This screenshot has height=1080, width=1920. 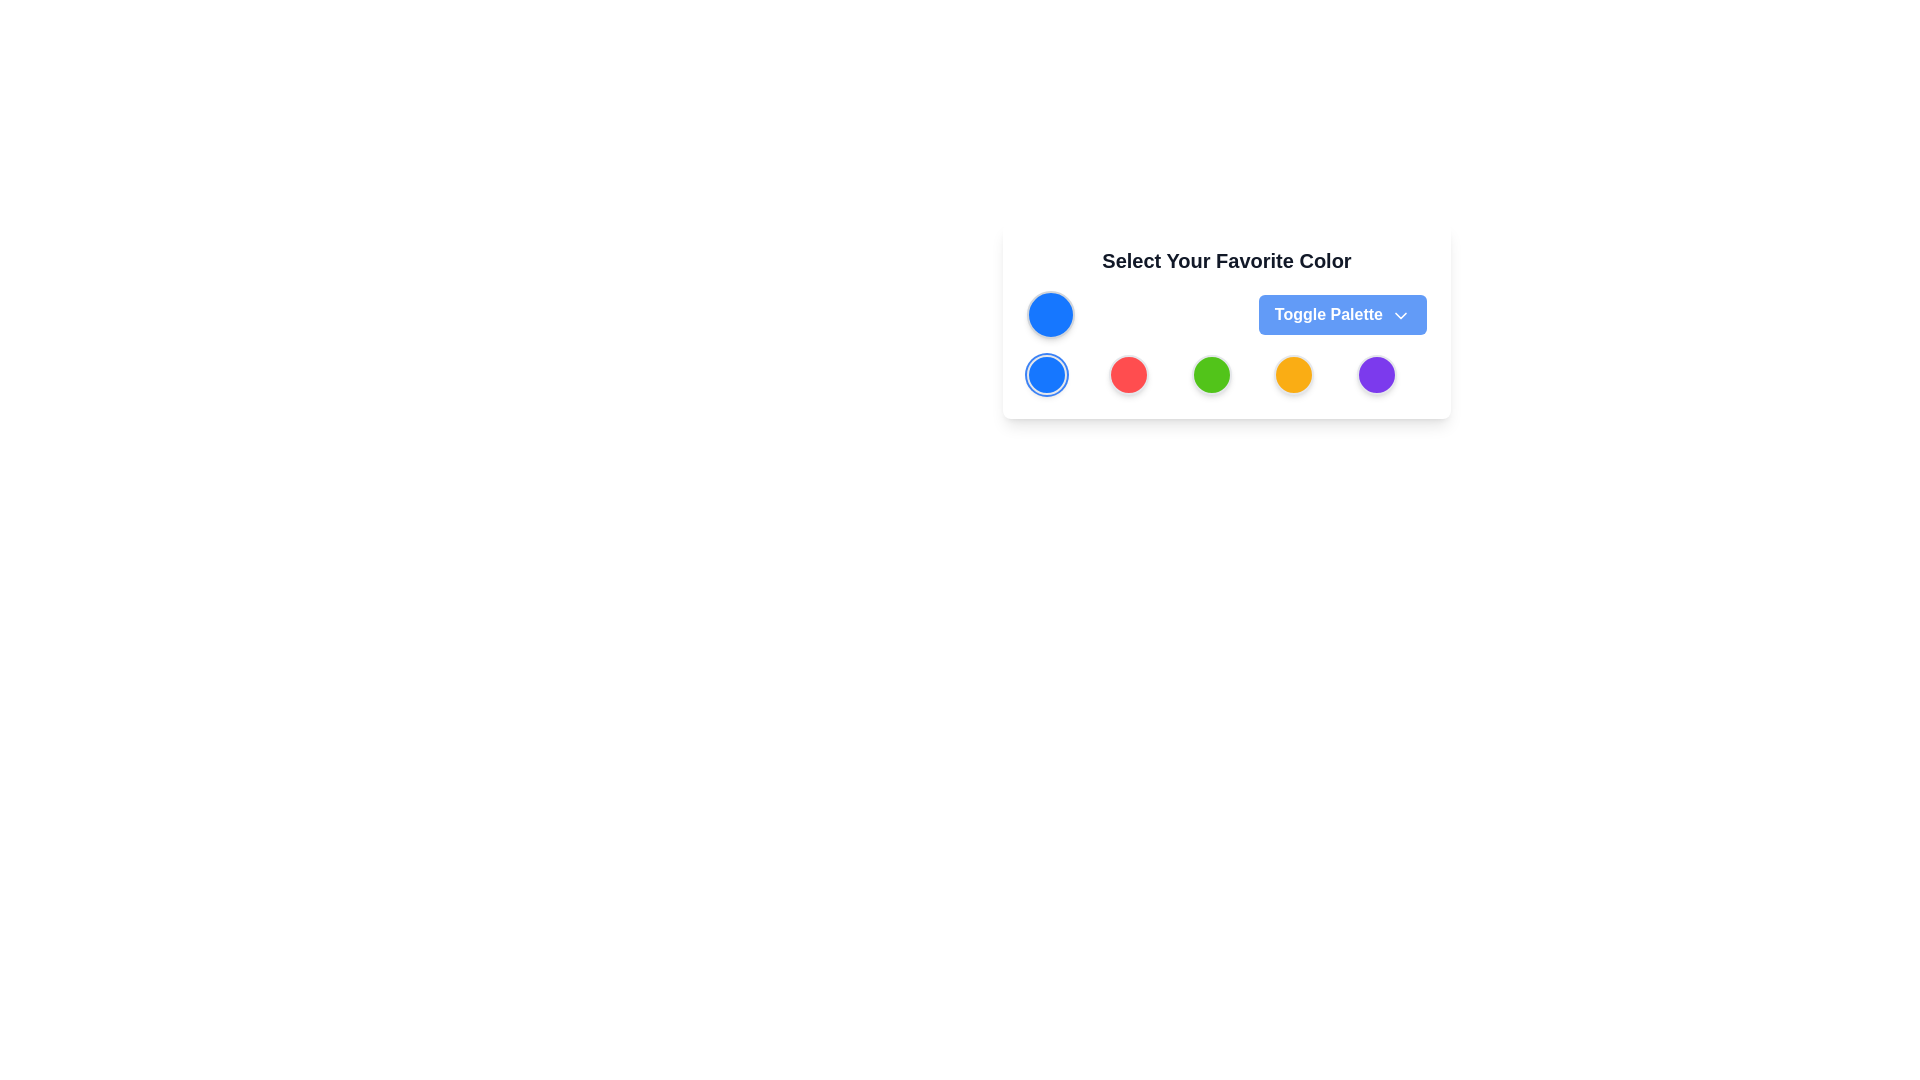 What do you see at coordinates (1050, 315) in the screenshot?
I see `the circle-shaped button located at the extreme left of the grouping, which is likely for selection or indicating a color choice` at bounding box center [1050, 315].